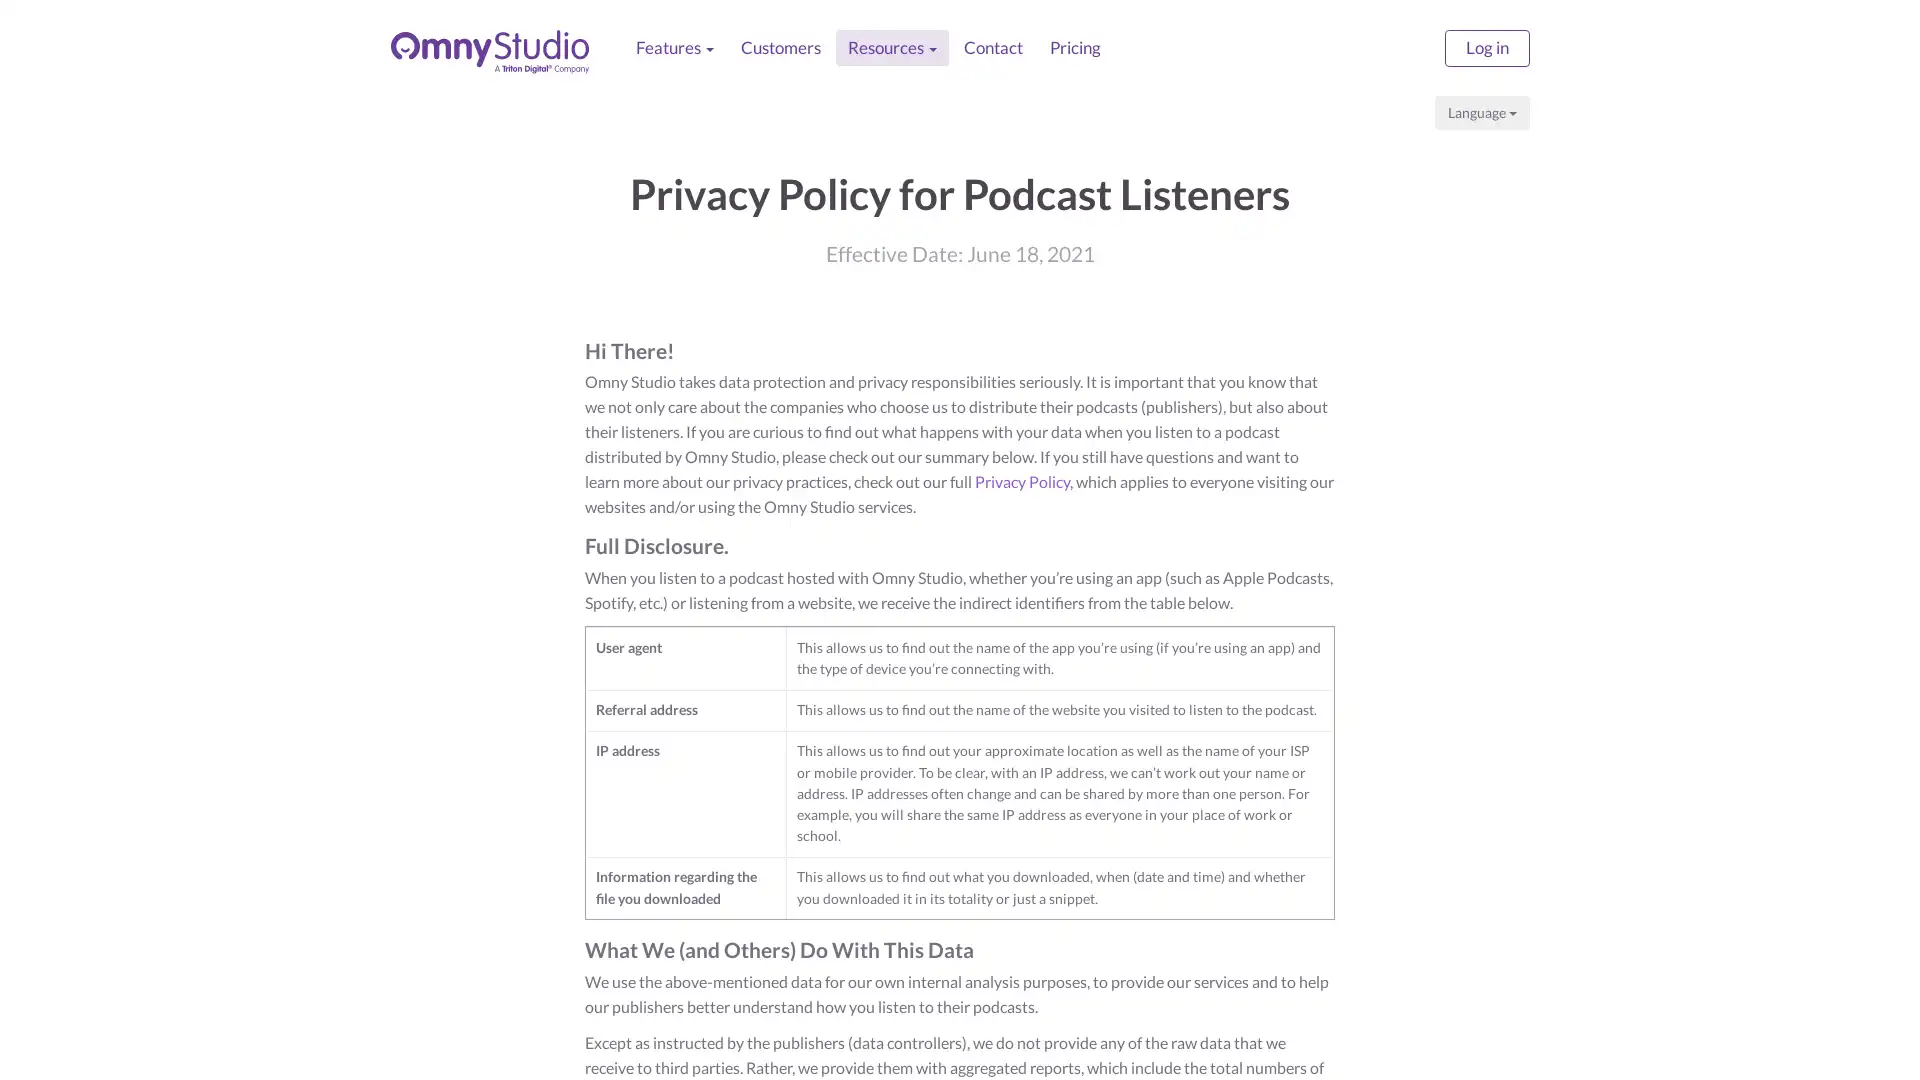 This screenshot has height=1080, width=1920. What do you see at coordinates (1482, 112) in the screenshot?
I see `Language` at bounding box center [1482, 112].